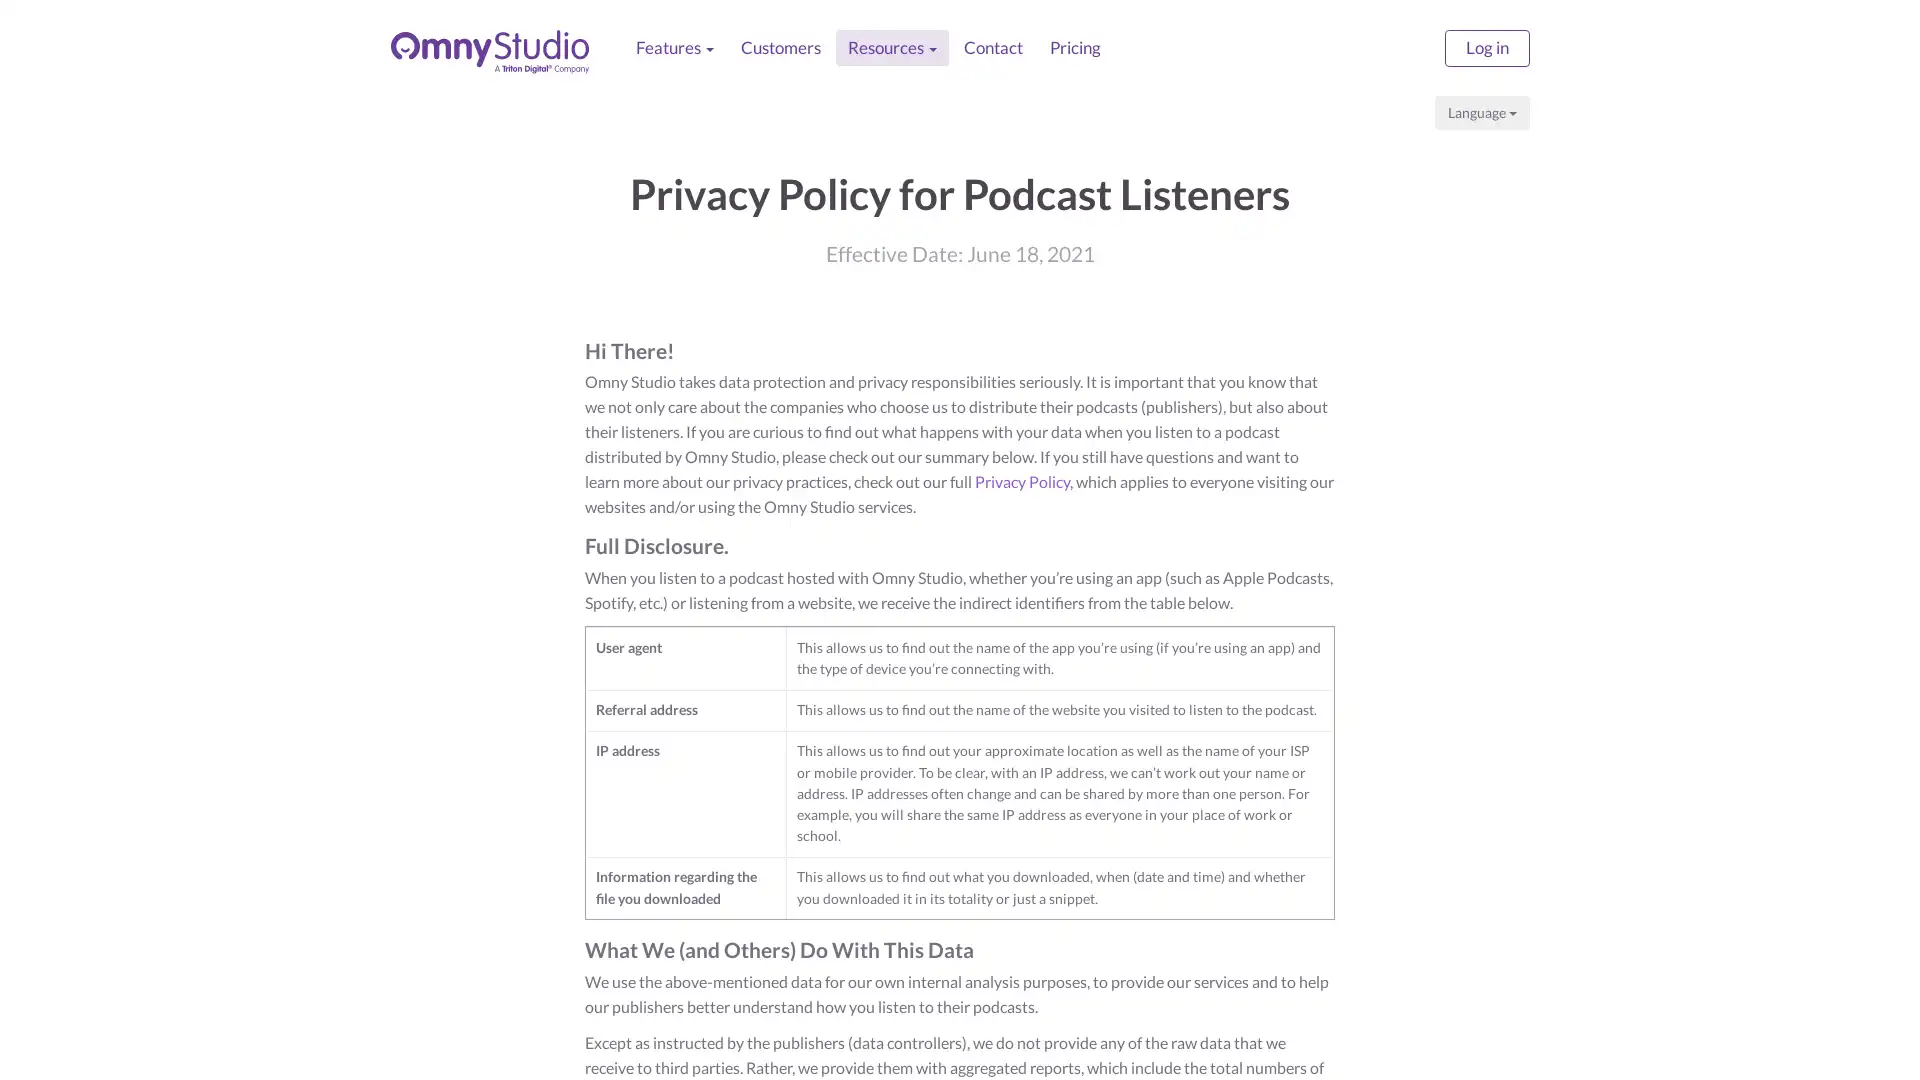 This screenshot has height=1080, width=1920. What do you see at coordinates (1482, 112) in the screenshot?
I see `Language` at bounding box center [1482, 112].